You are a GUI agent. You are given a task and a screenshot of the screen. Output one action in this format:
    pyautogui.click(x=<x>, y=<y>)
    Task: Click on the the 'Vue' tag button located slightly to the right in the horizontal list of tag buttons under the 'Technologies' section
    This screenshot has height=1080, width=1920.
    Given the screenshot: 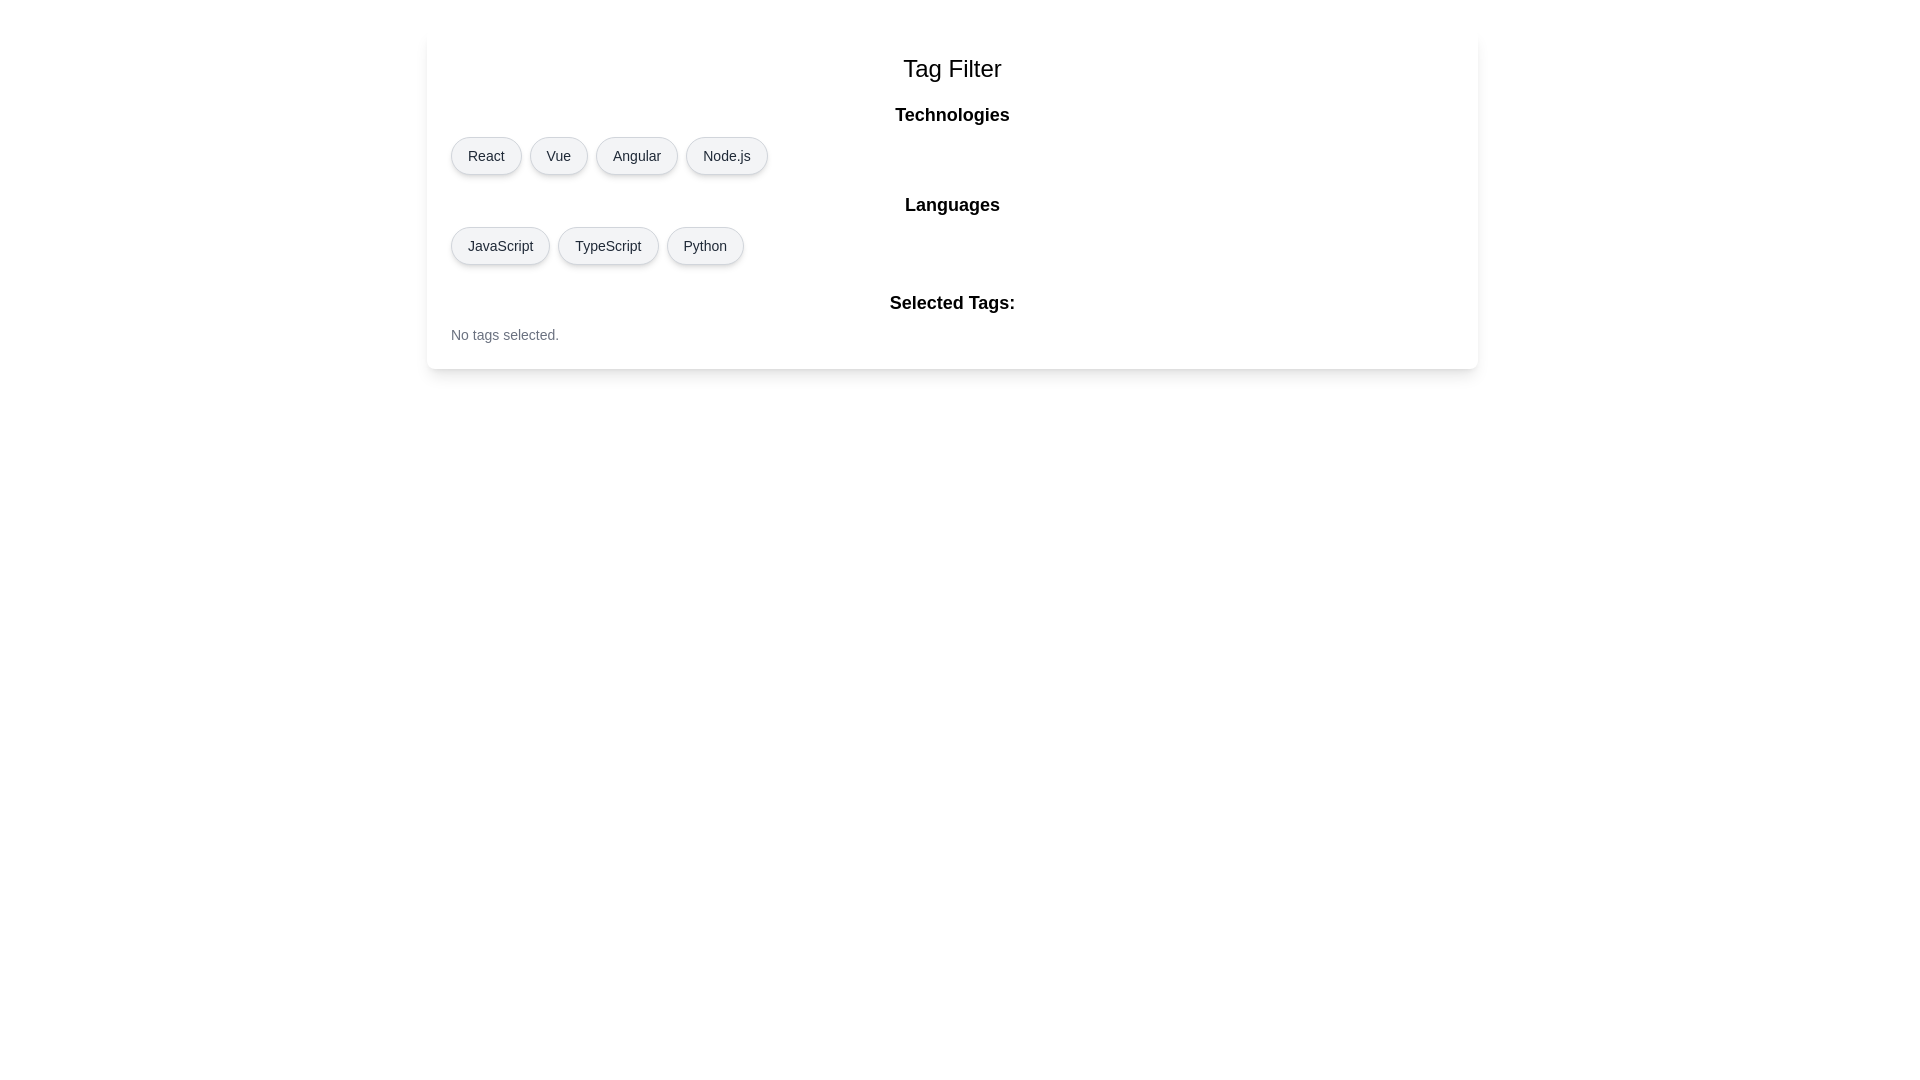 What is the action you would take?
    pyautogui.click(x=558, y=154)
    